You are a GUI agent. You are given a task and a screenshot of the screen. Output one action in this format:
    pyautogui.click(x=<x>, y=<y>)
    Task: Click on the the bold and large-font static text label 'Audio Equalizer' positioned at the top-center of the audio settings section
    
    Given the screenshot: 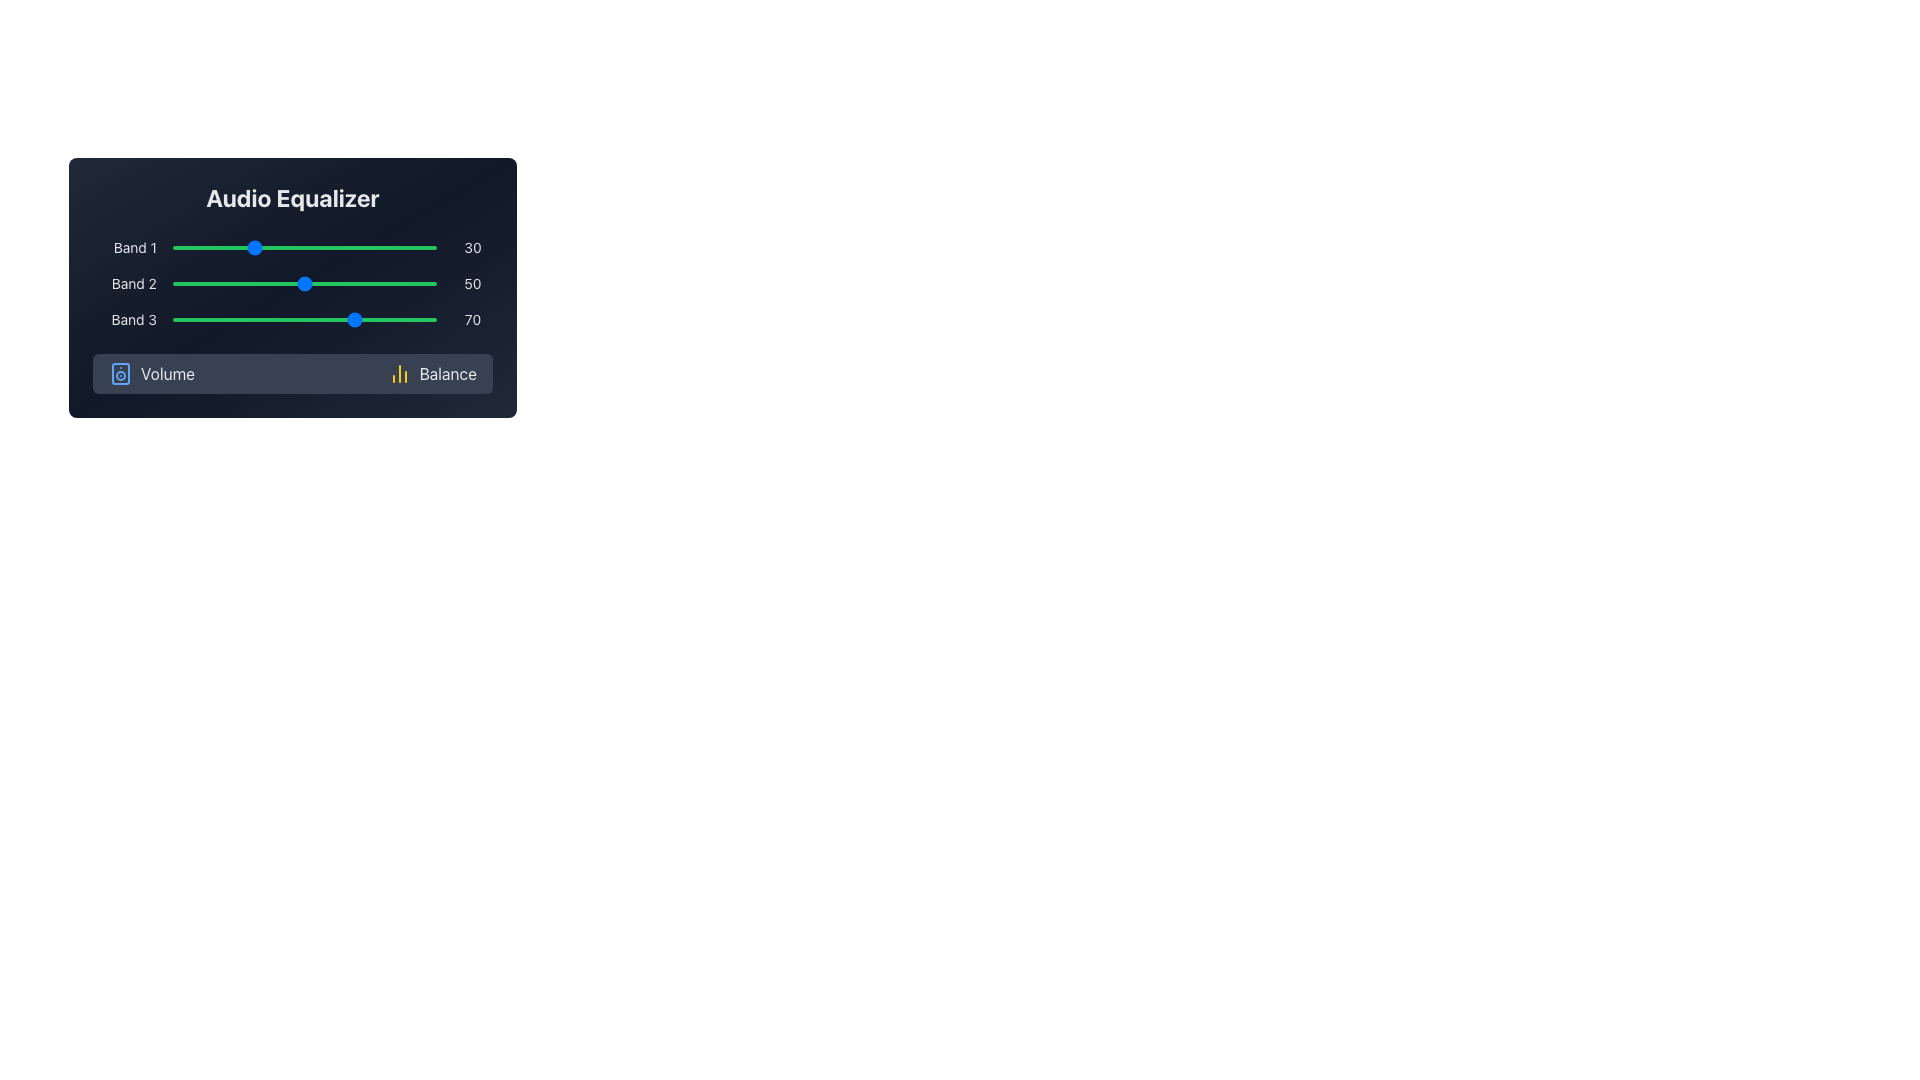 What is the action you would take?
    pyautogui.click(x=291, y=197)
    